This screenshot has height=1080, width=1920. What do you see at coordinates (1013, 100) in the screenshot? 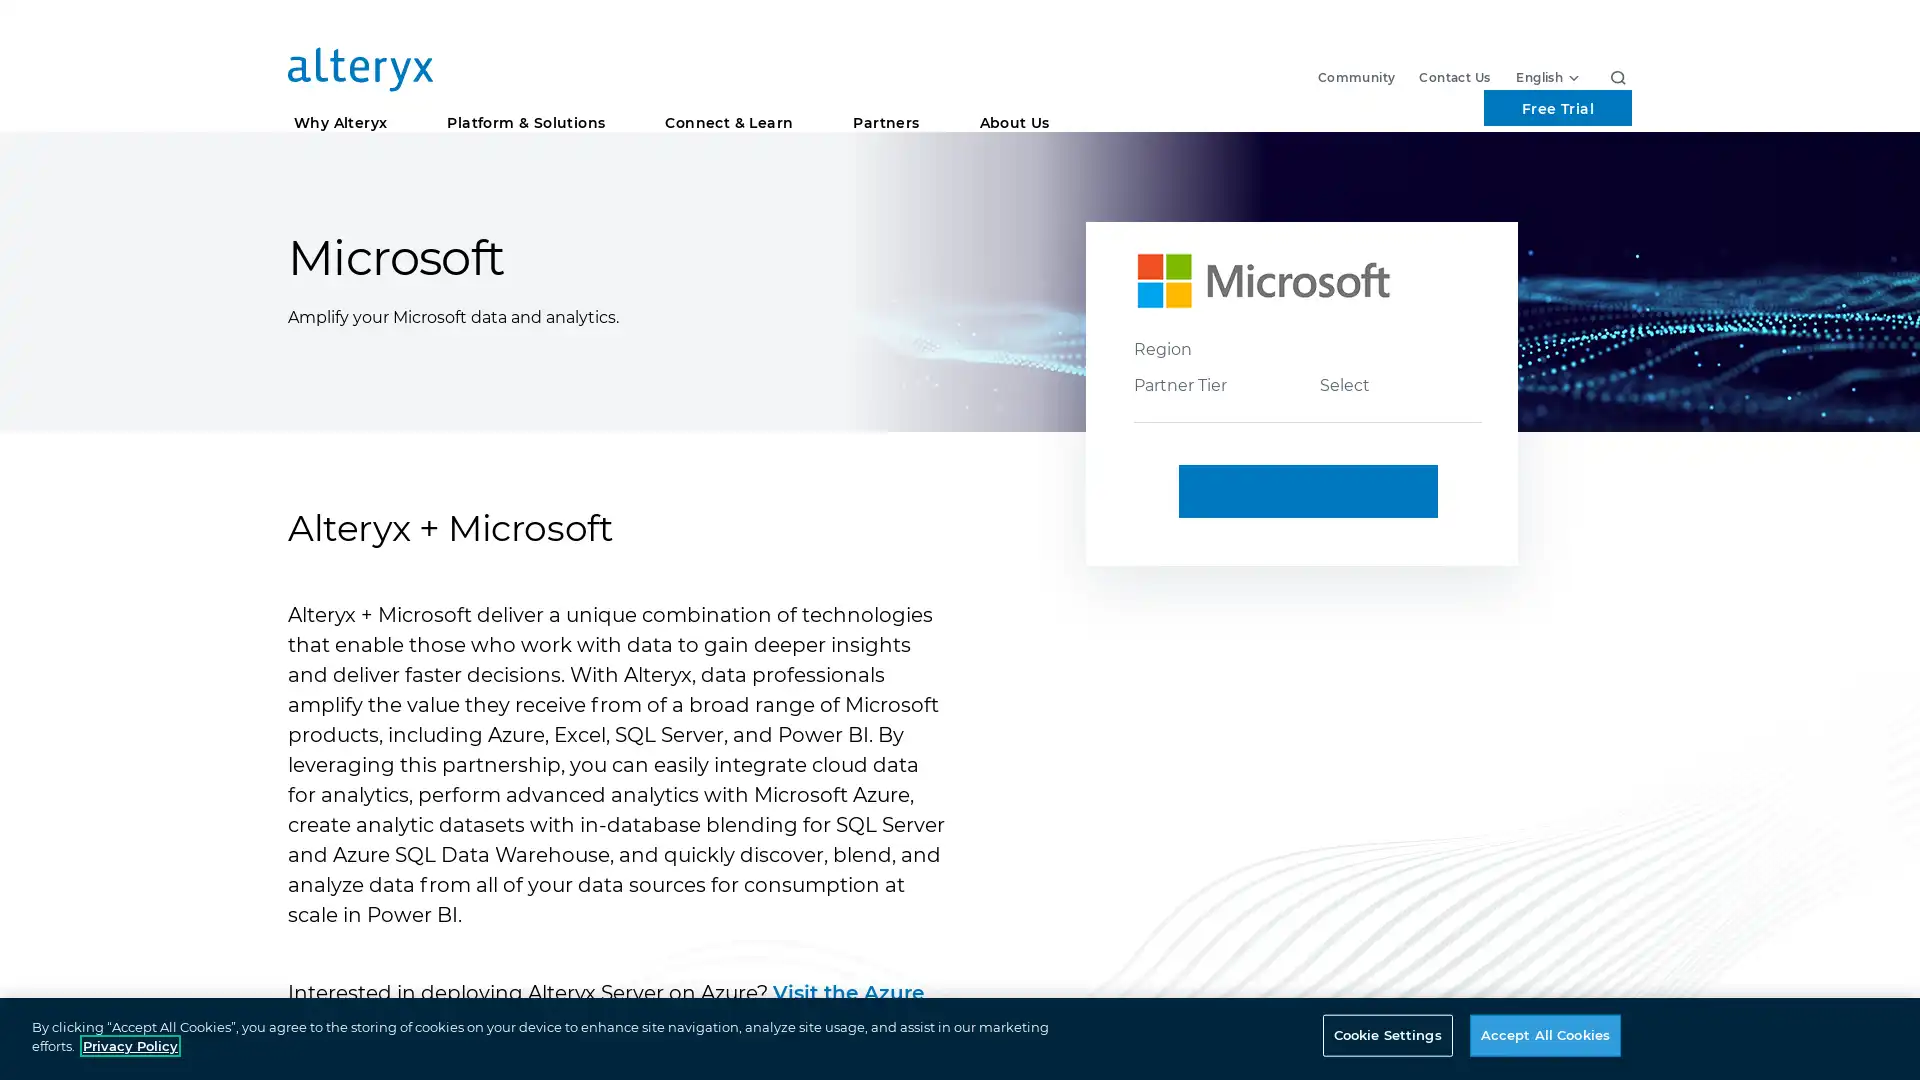
I see `About Us, menu` at bounding box center [1013, 100].